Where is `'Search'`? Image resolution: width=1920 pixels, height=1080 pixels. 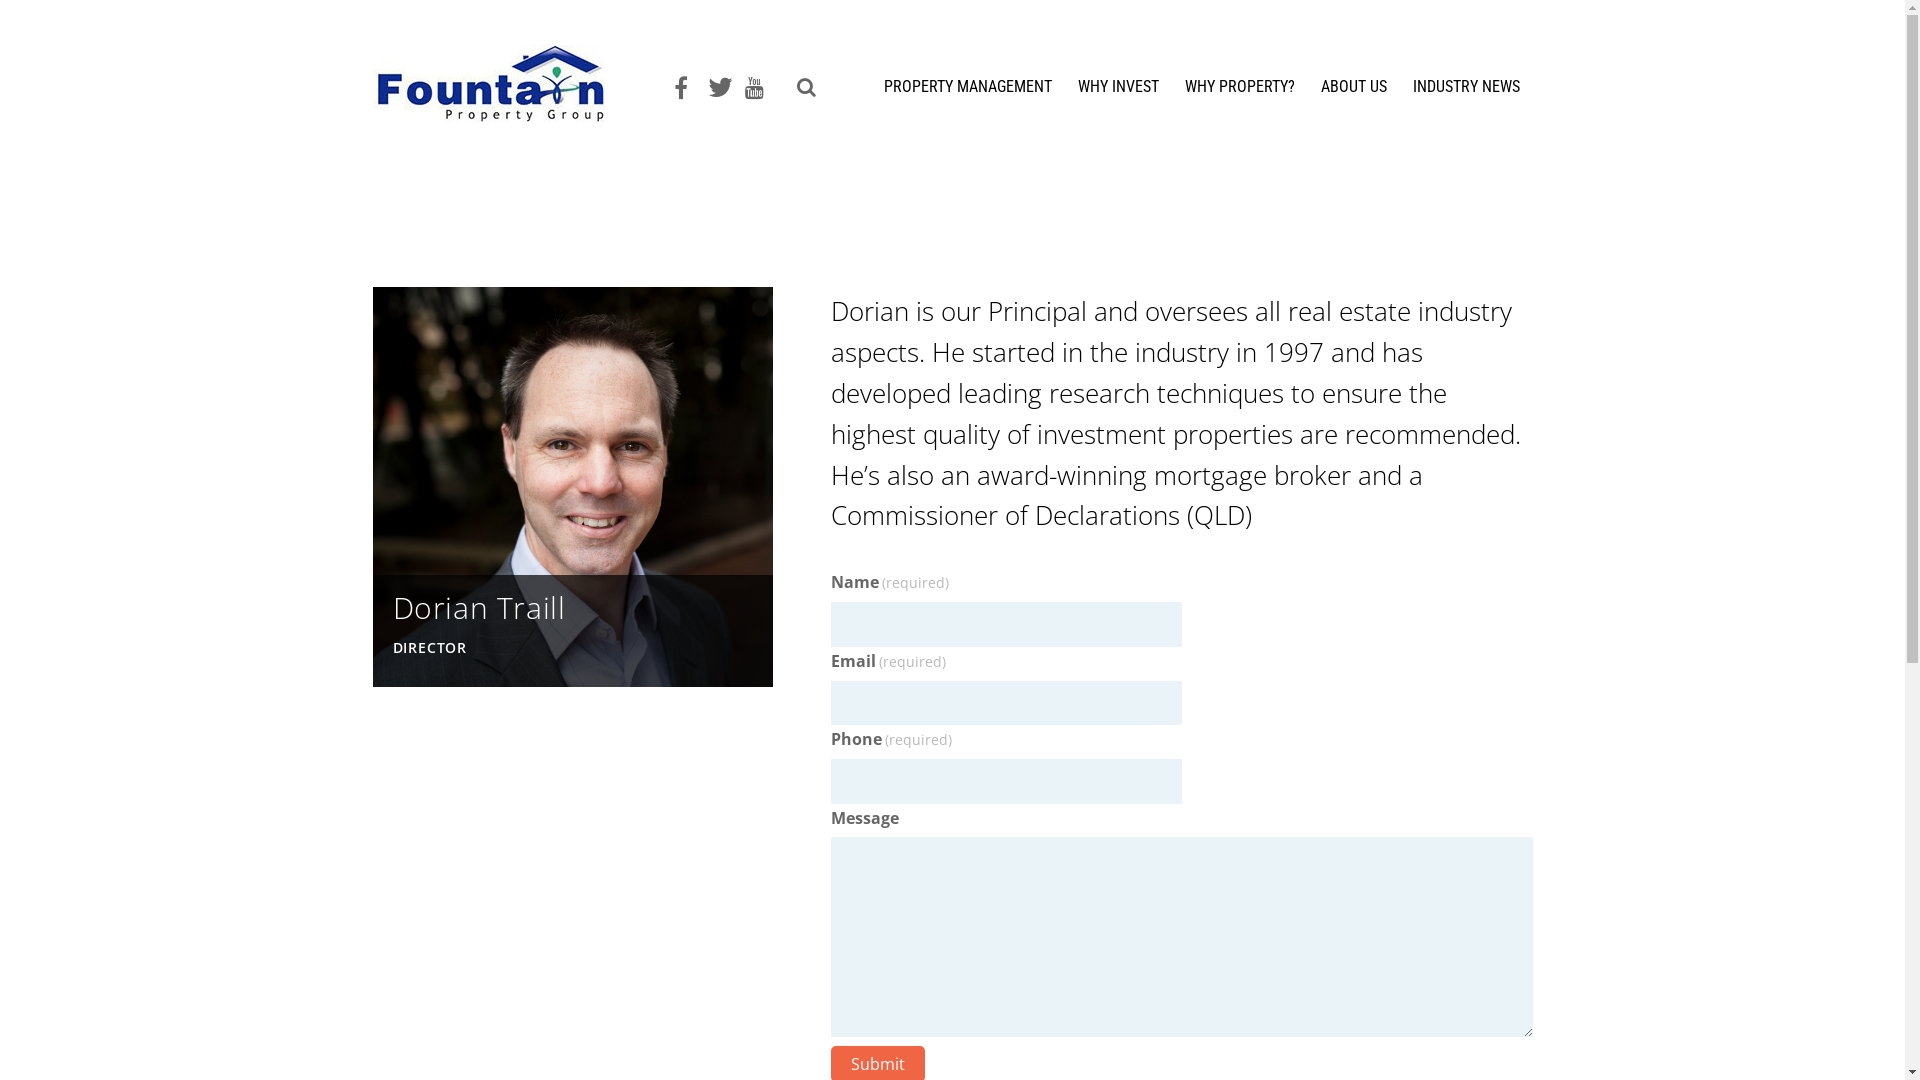 'Search' is located at coordinates (800, 88).